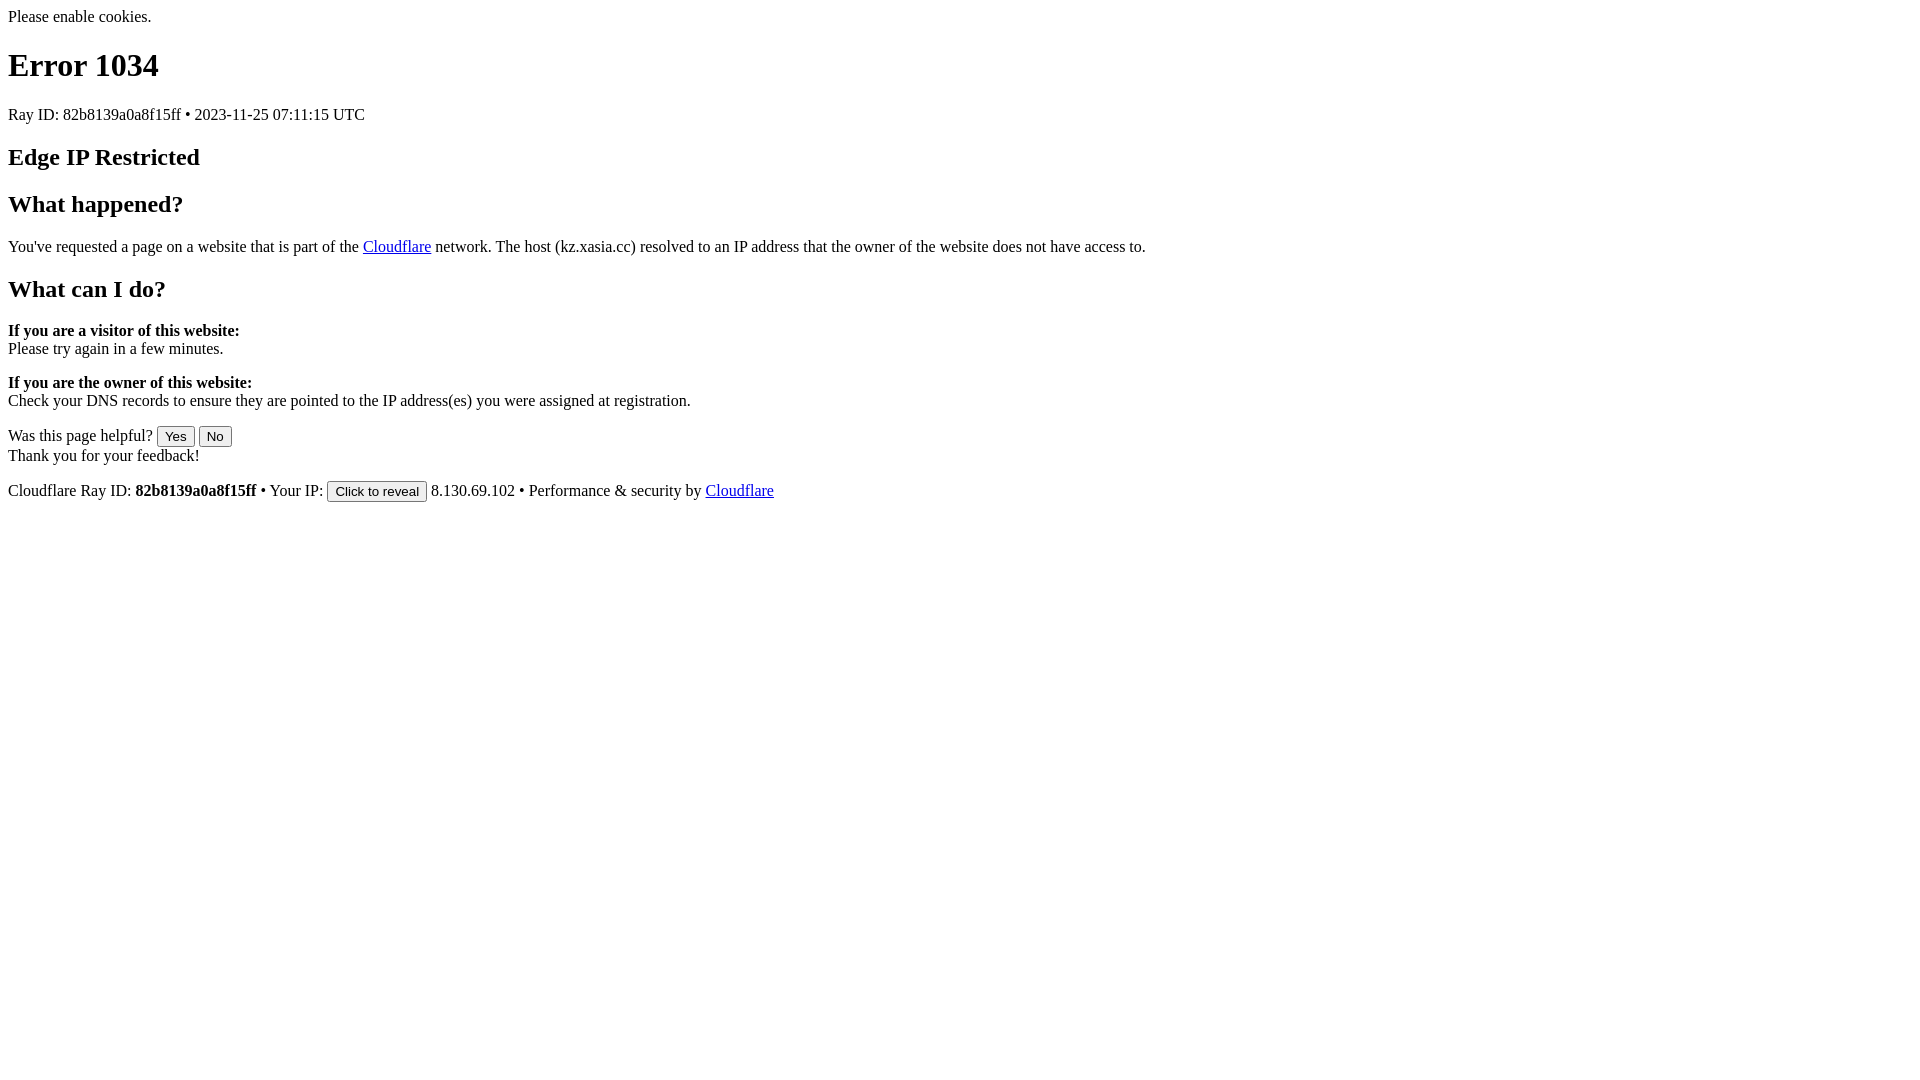 The width and height of the screenshot is (1920, 1080). Describe the element at coordinates (176, 435) in the screenshot. I see `'Yes'` at that location.